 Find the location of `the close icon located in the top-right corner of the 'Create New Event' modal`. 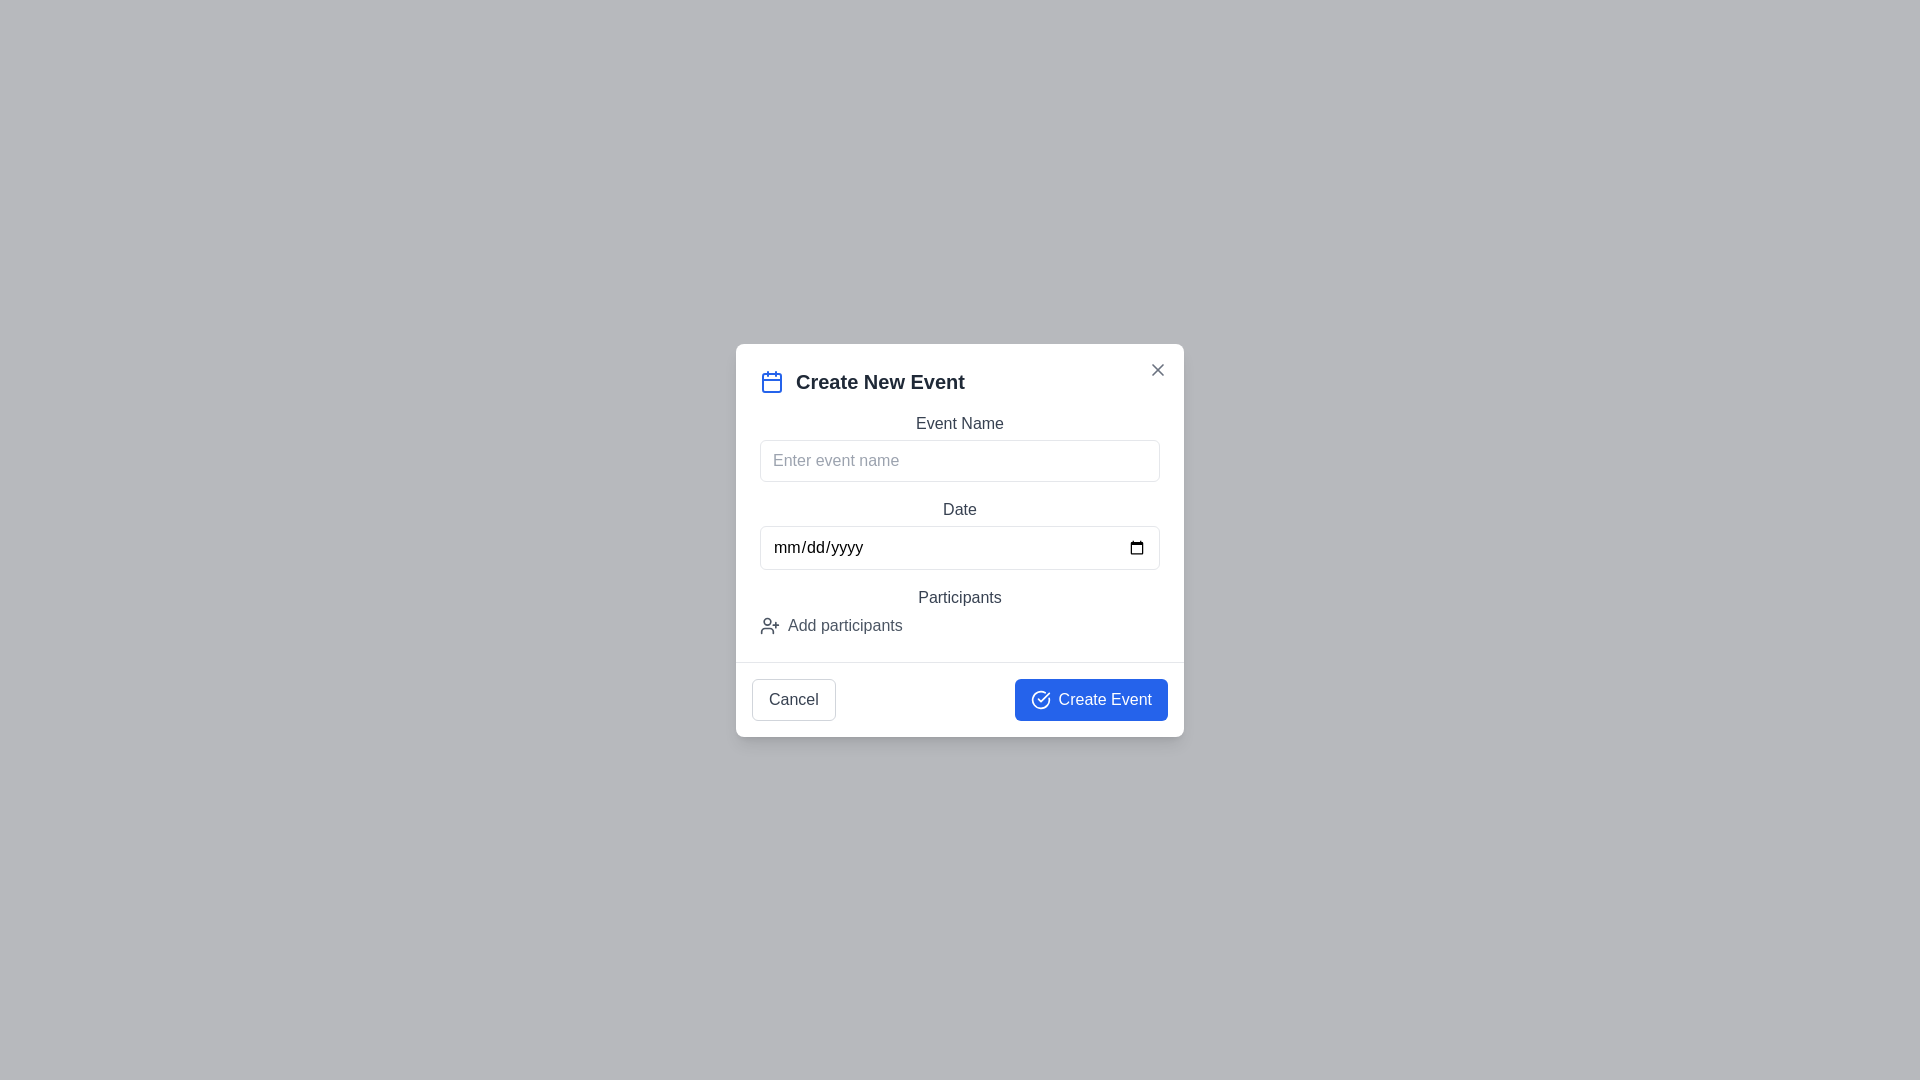

the close icon located in the top-right corner of the 'Create New Event' modal is located at coordinates (1157, 369).